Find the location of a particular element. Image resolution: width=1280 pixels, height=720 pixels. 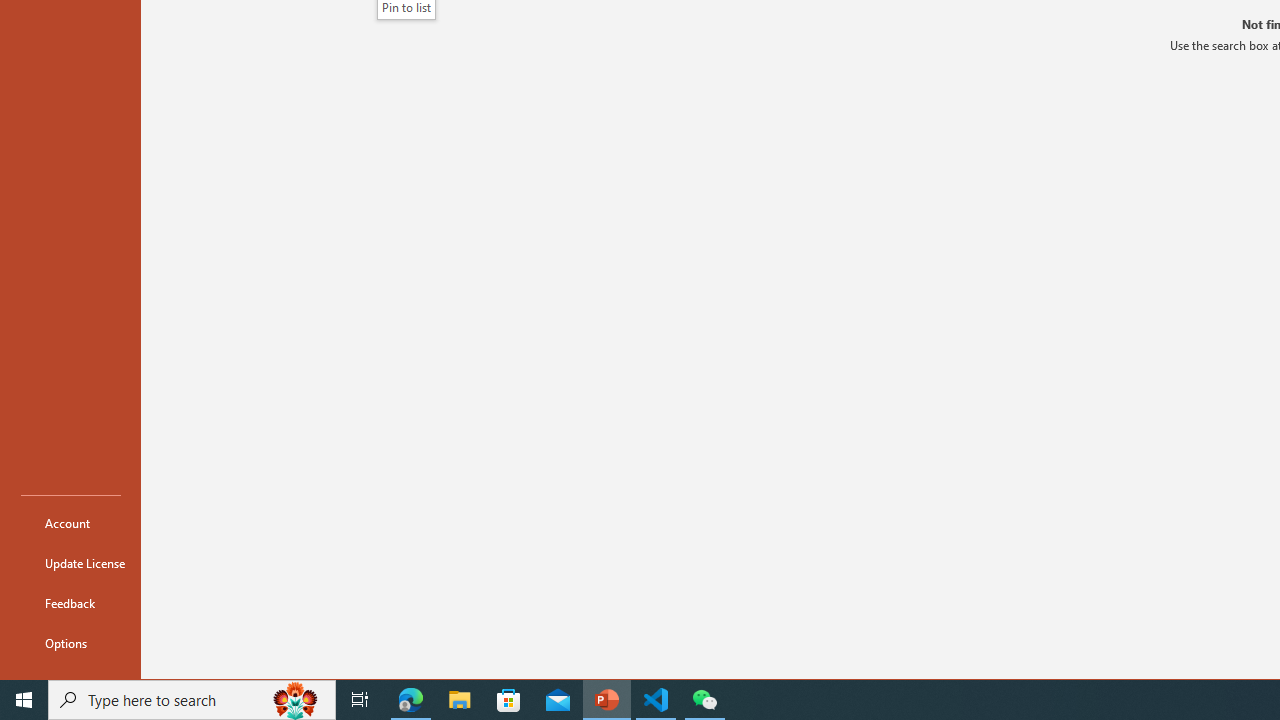

'Account' is located at coordinates (71, 522).